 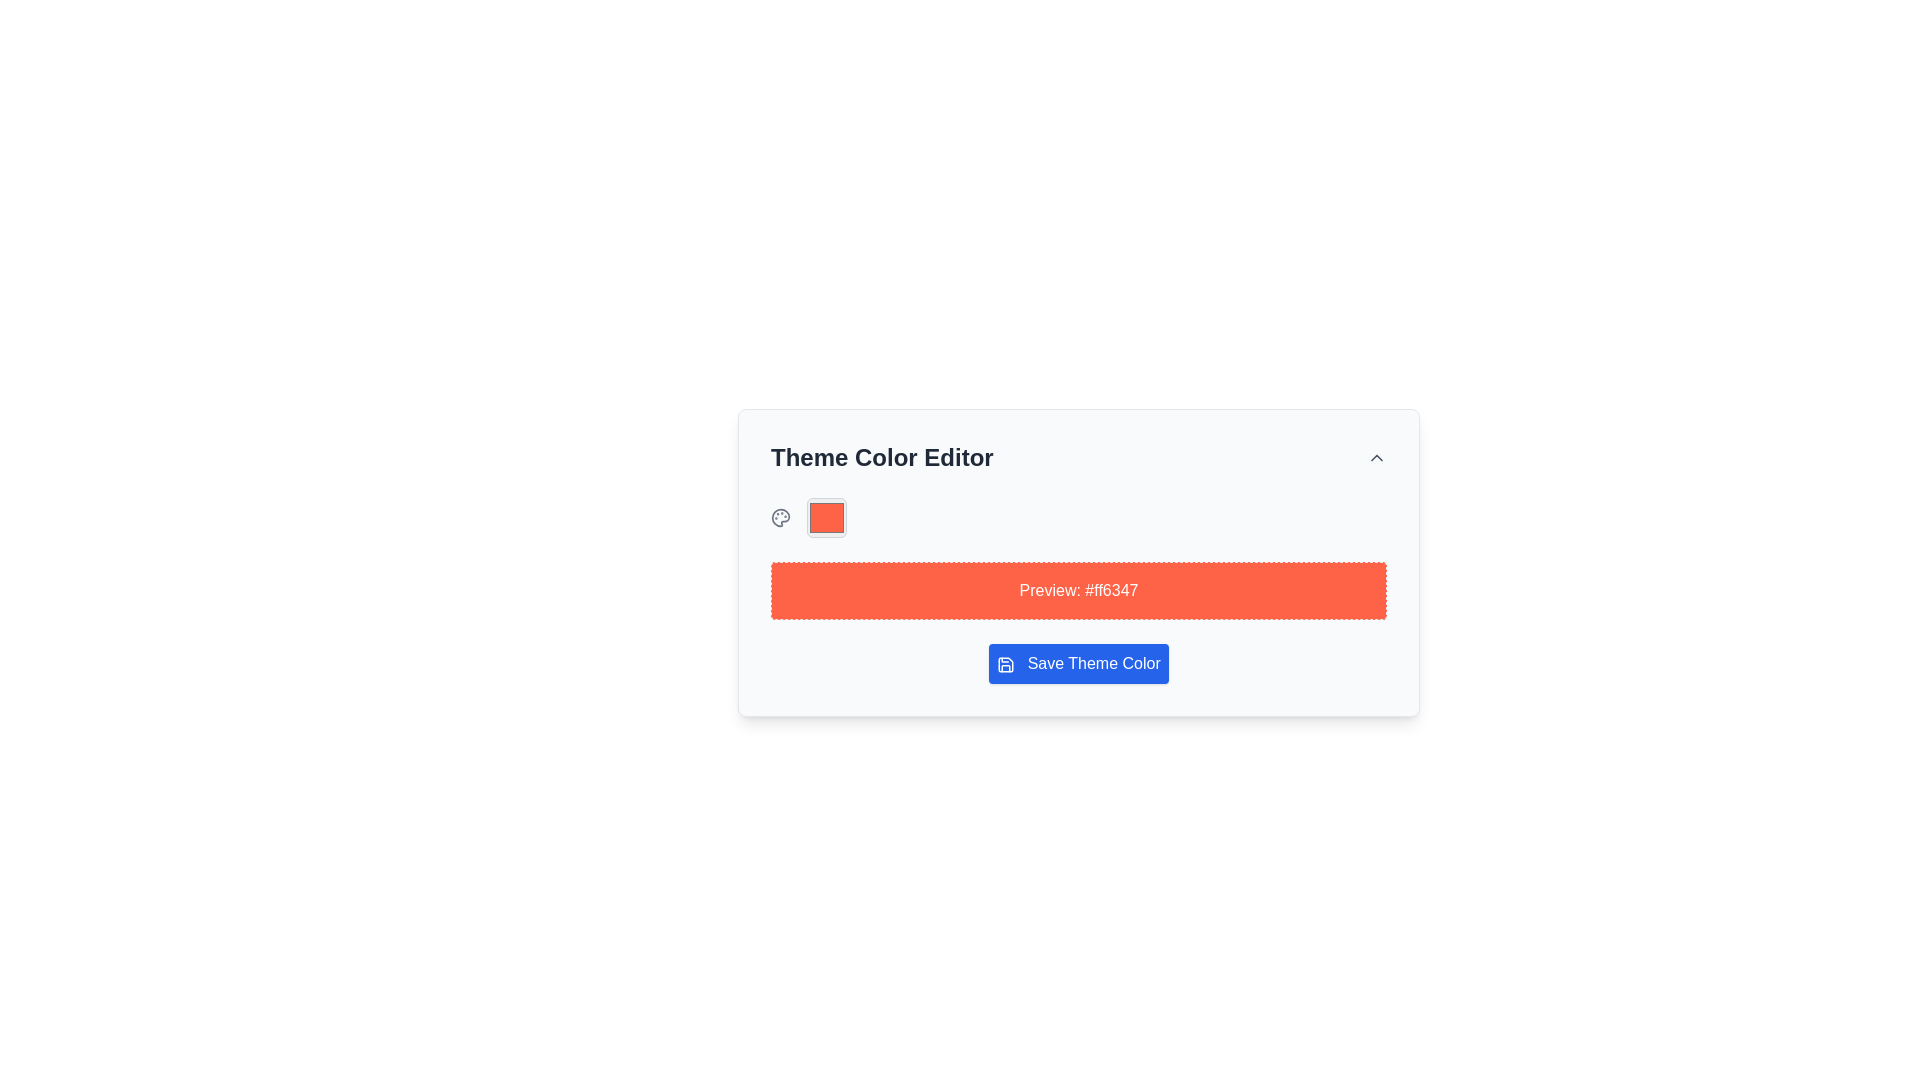 What do you see at coordinates (826, 516) in the screenshot?
I see `the vibrant tomato red color swatch with a light gray border and rounded corners in the 'Theme Color Editor' section` at bounding box center [826, 516].